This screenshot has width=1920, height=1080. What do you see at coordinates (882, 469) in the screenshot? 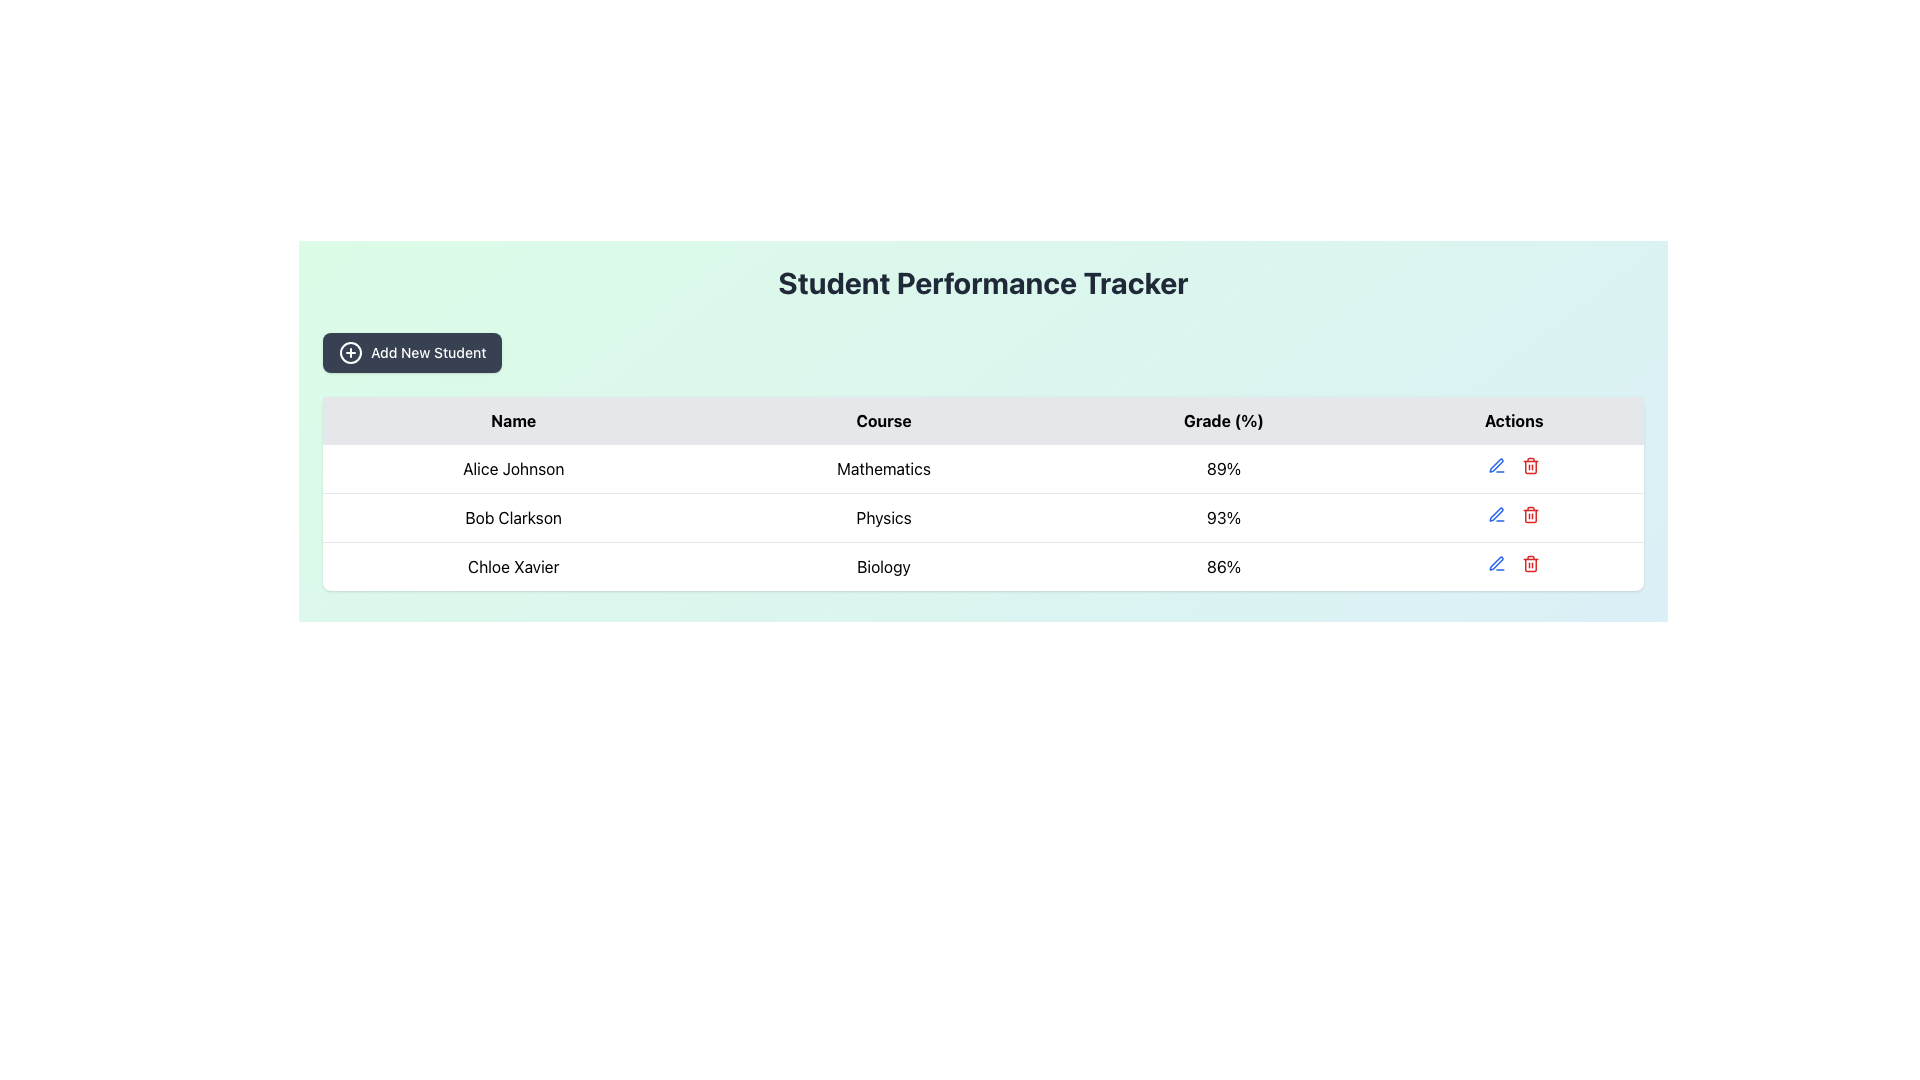
I see `the text label displaying 'Mathematics' located in the second column under the 'Course' header in the row for 'Alice Johnson'` at bounding box center [882, 469].